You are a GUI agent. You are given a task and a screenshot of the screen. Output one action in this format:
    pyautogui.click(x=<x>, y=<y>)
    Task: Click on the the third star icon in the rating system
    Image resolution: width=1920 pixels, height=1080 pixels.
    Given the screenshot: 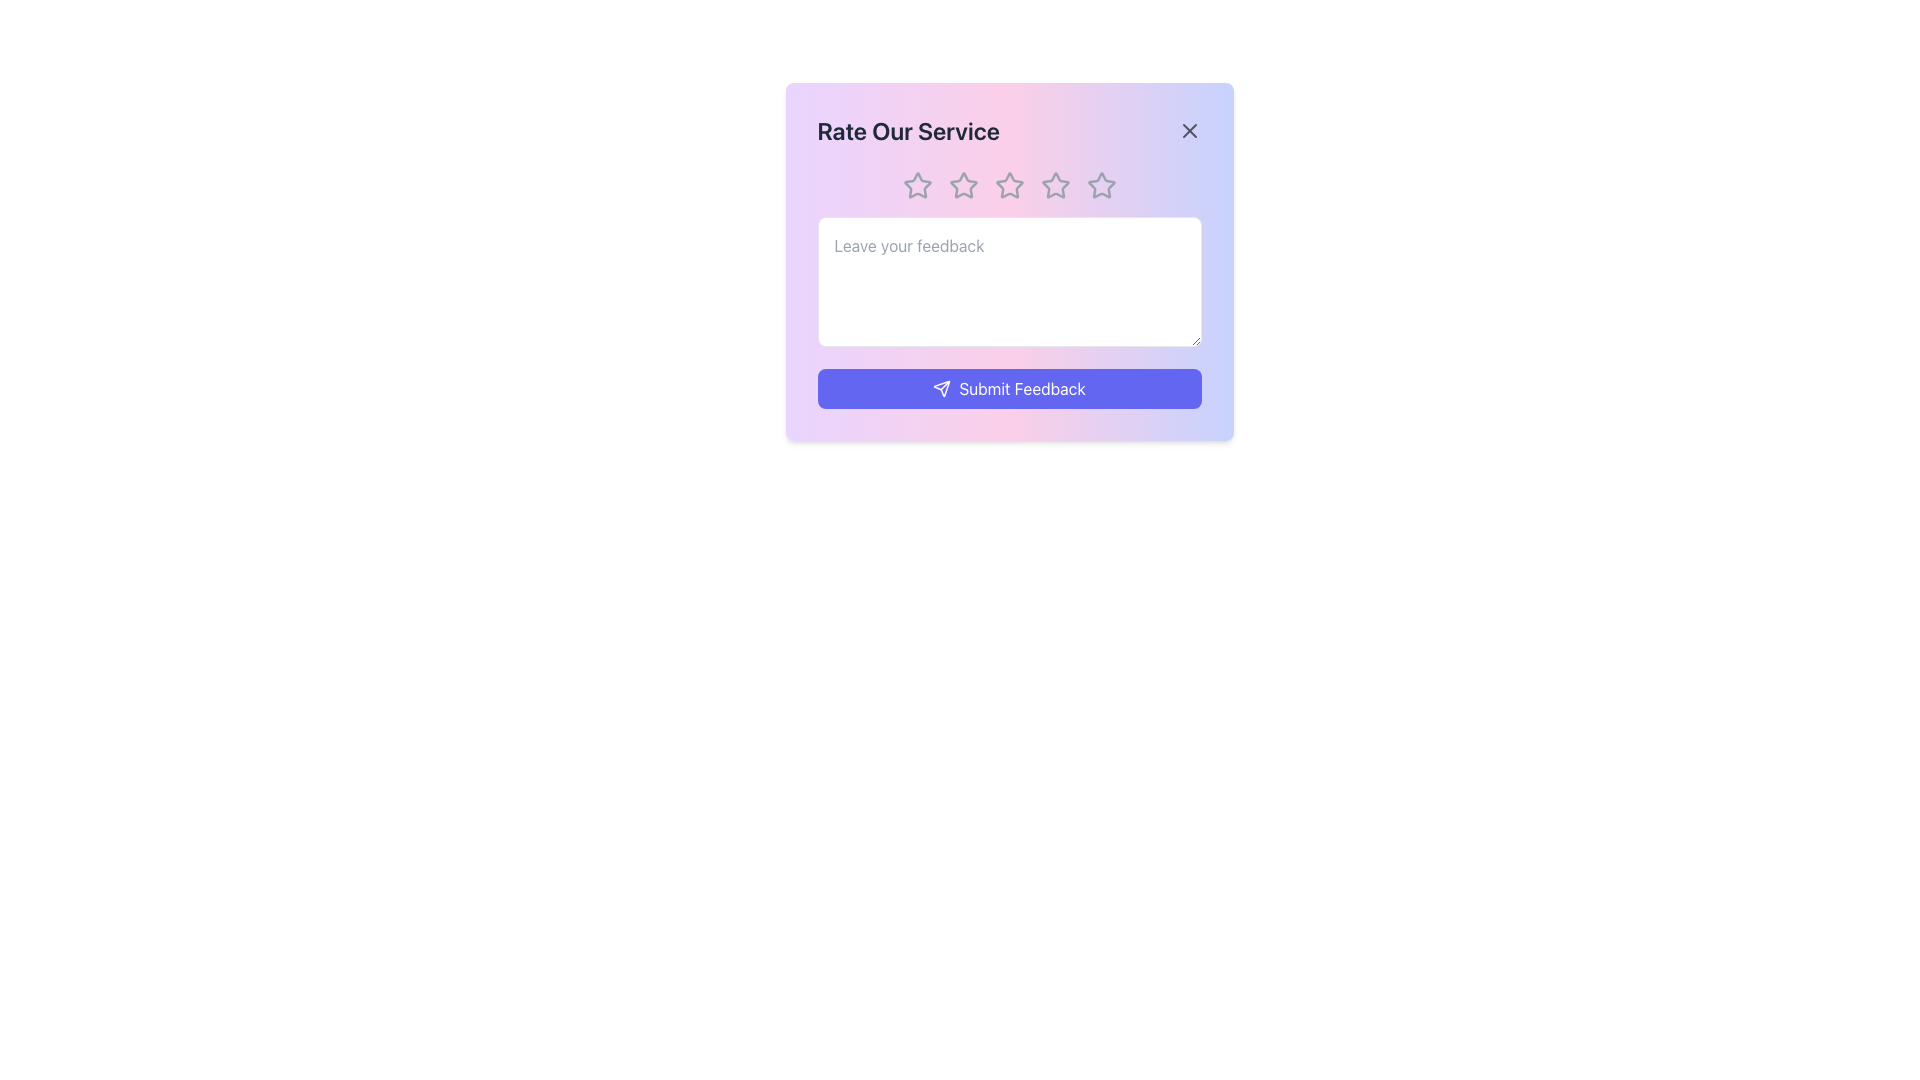 What is the action you would take?
    pyautogui.click(x=1009, y=185)
    